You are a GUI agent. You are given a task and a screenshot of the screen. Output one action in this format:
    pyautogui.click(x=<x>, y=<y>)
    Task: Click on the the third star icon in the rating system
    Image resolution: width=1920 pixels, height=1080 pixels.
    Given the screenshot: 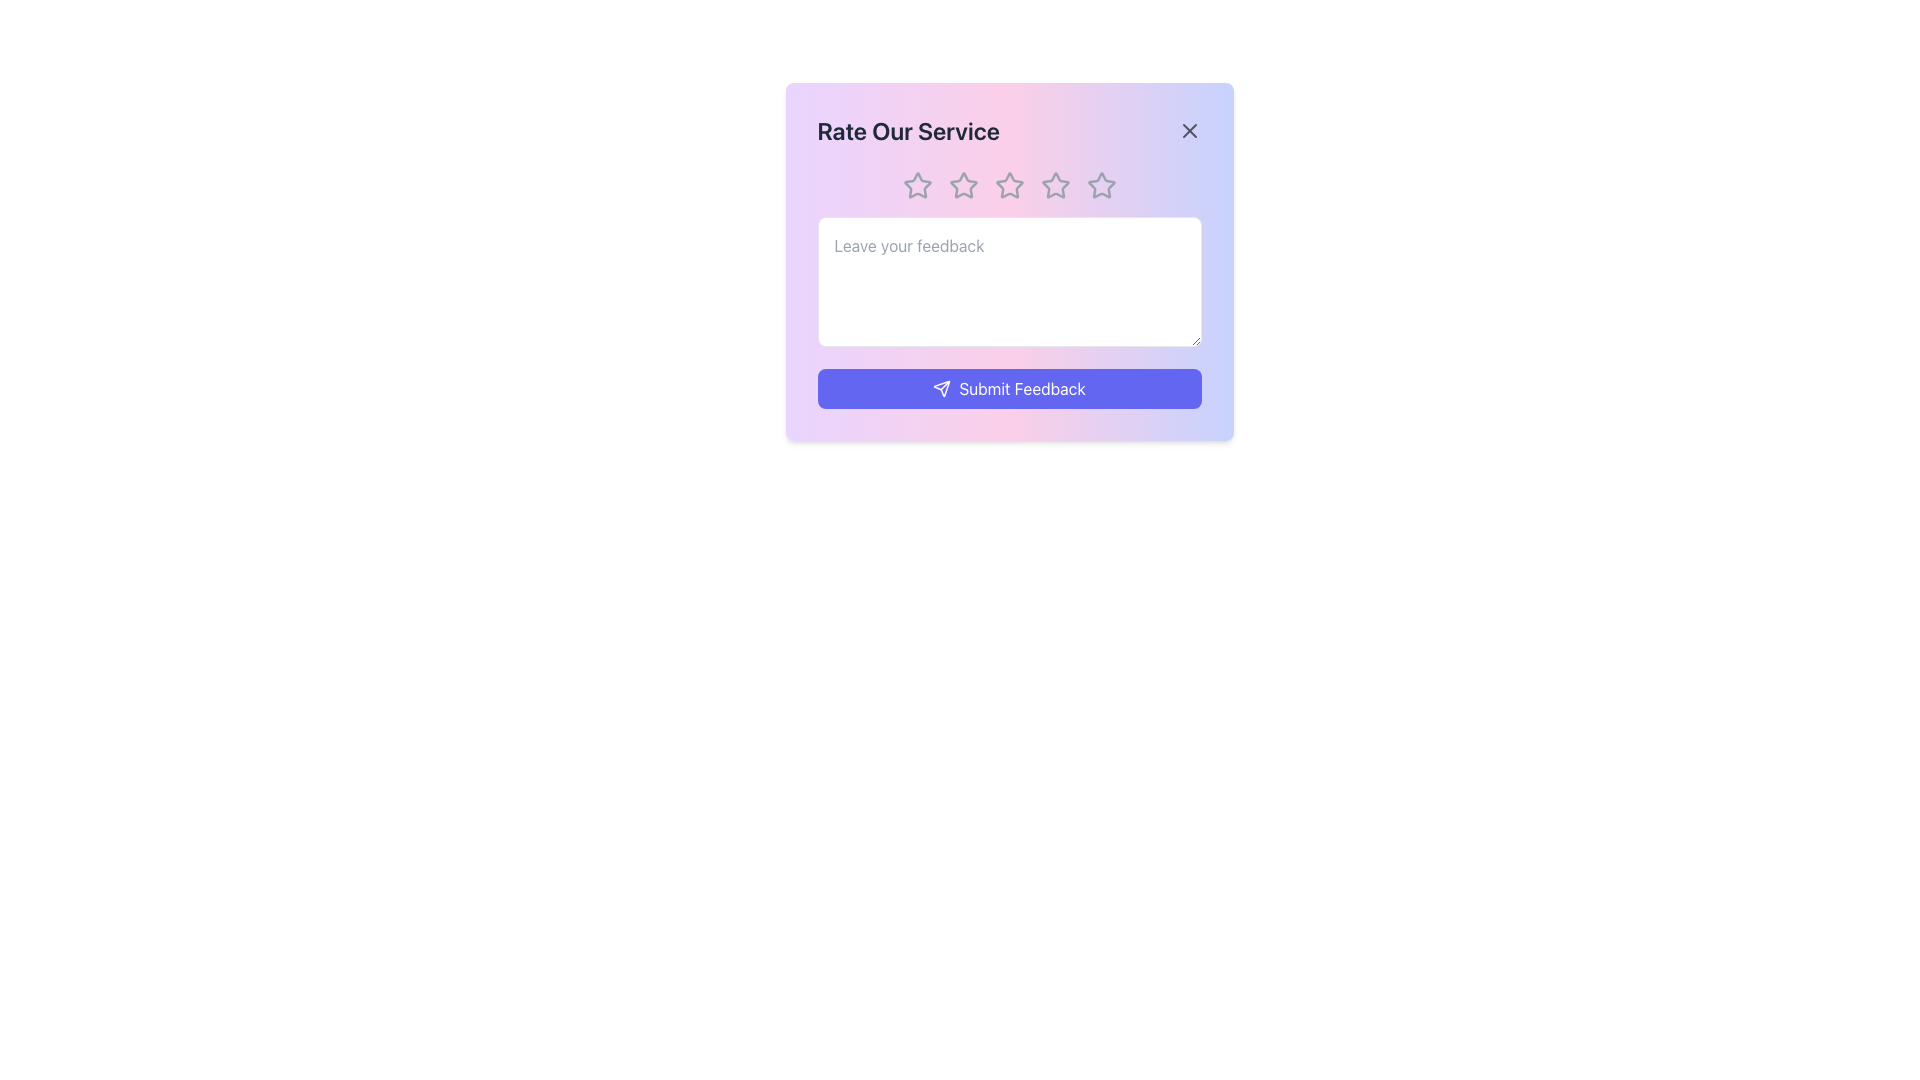 What is the action you would take?
    pyautogui.click(x=1009, y=185)
    